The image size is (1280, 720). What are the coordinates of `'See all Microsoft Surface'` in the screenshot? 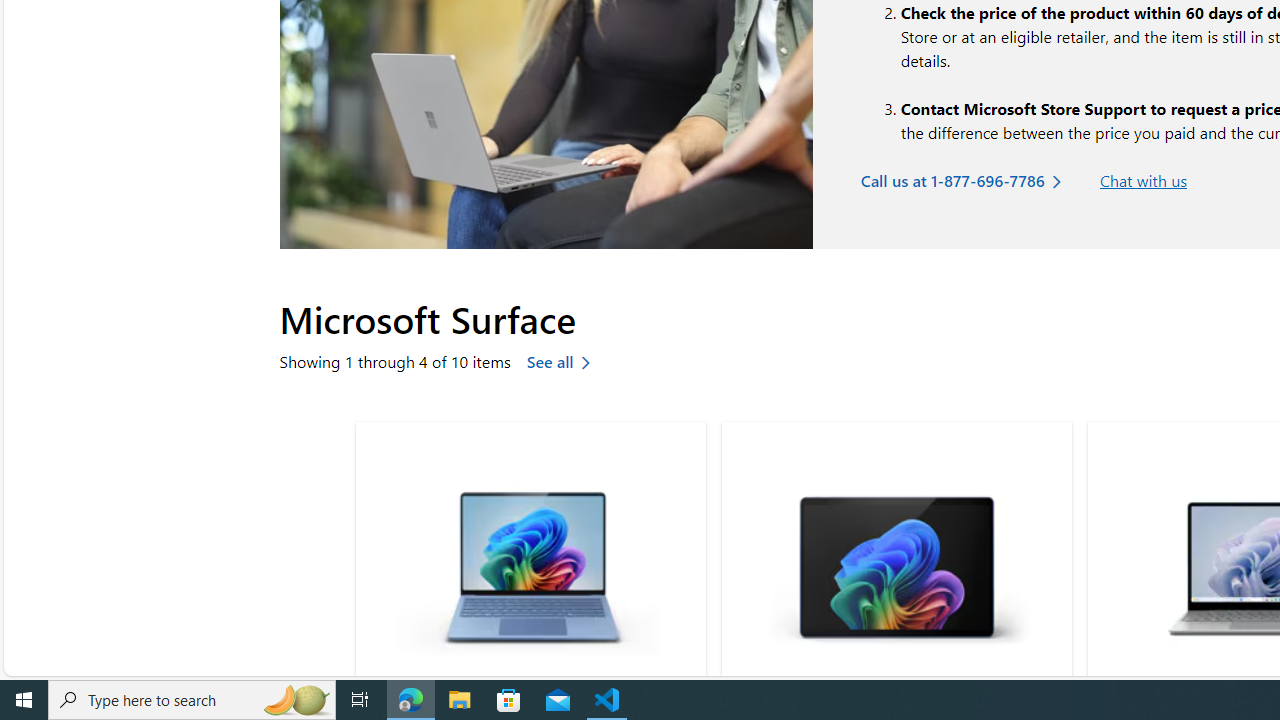 It's located at (562, 361).